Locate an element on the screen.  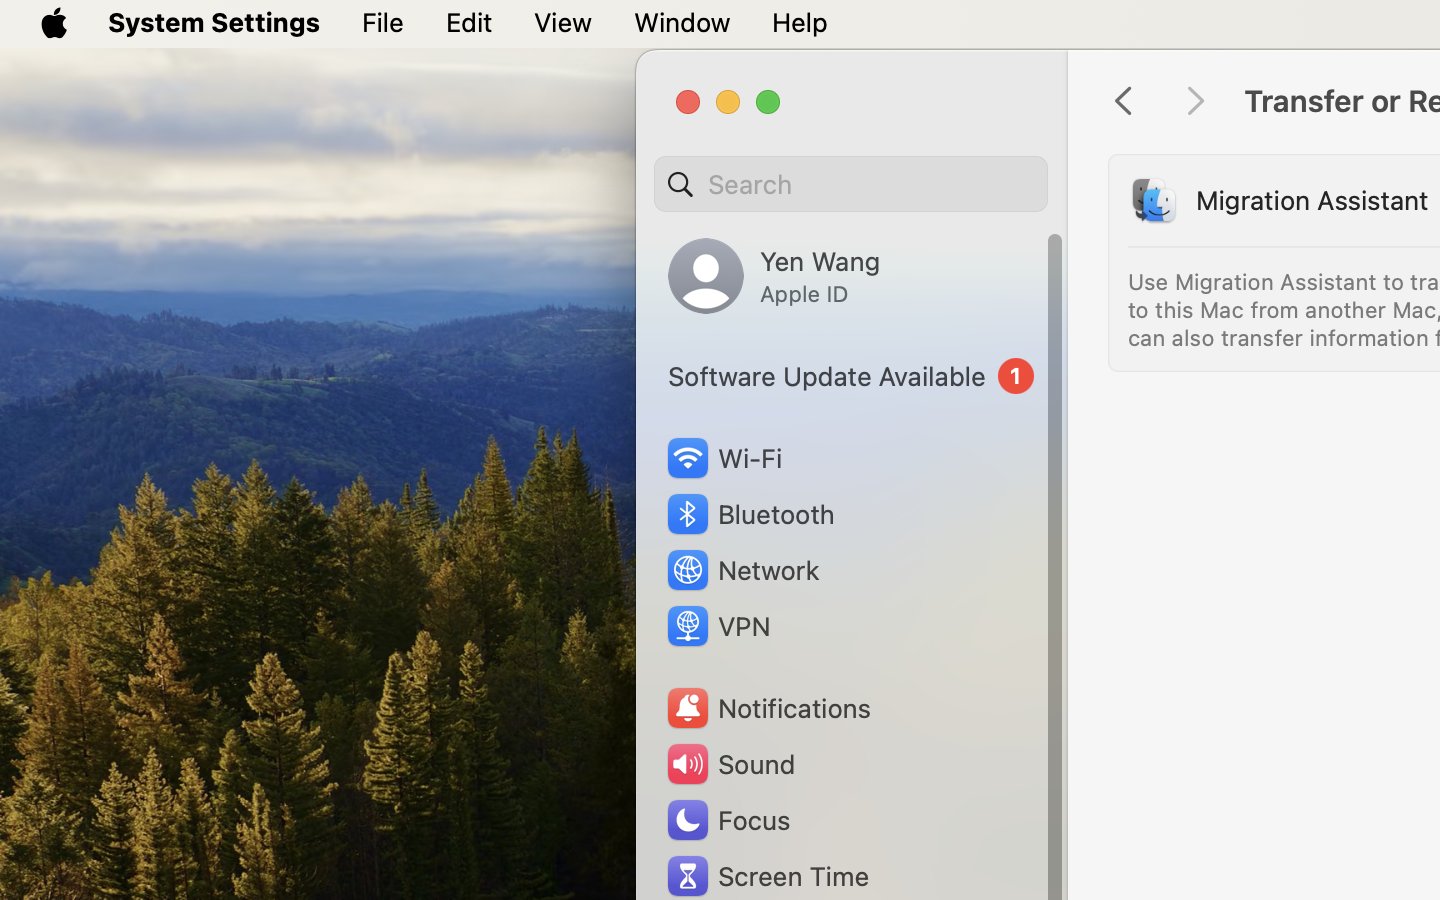
'Wi‑Fi' is located at coordinates (722, 457).